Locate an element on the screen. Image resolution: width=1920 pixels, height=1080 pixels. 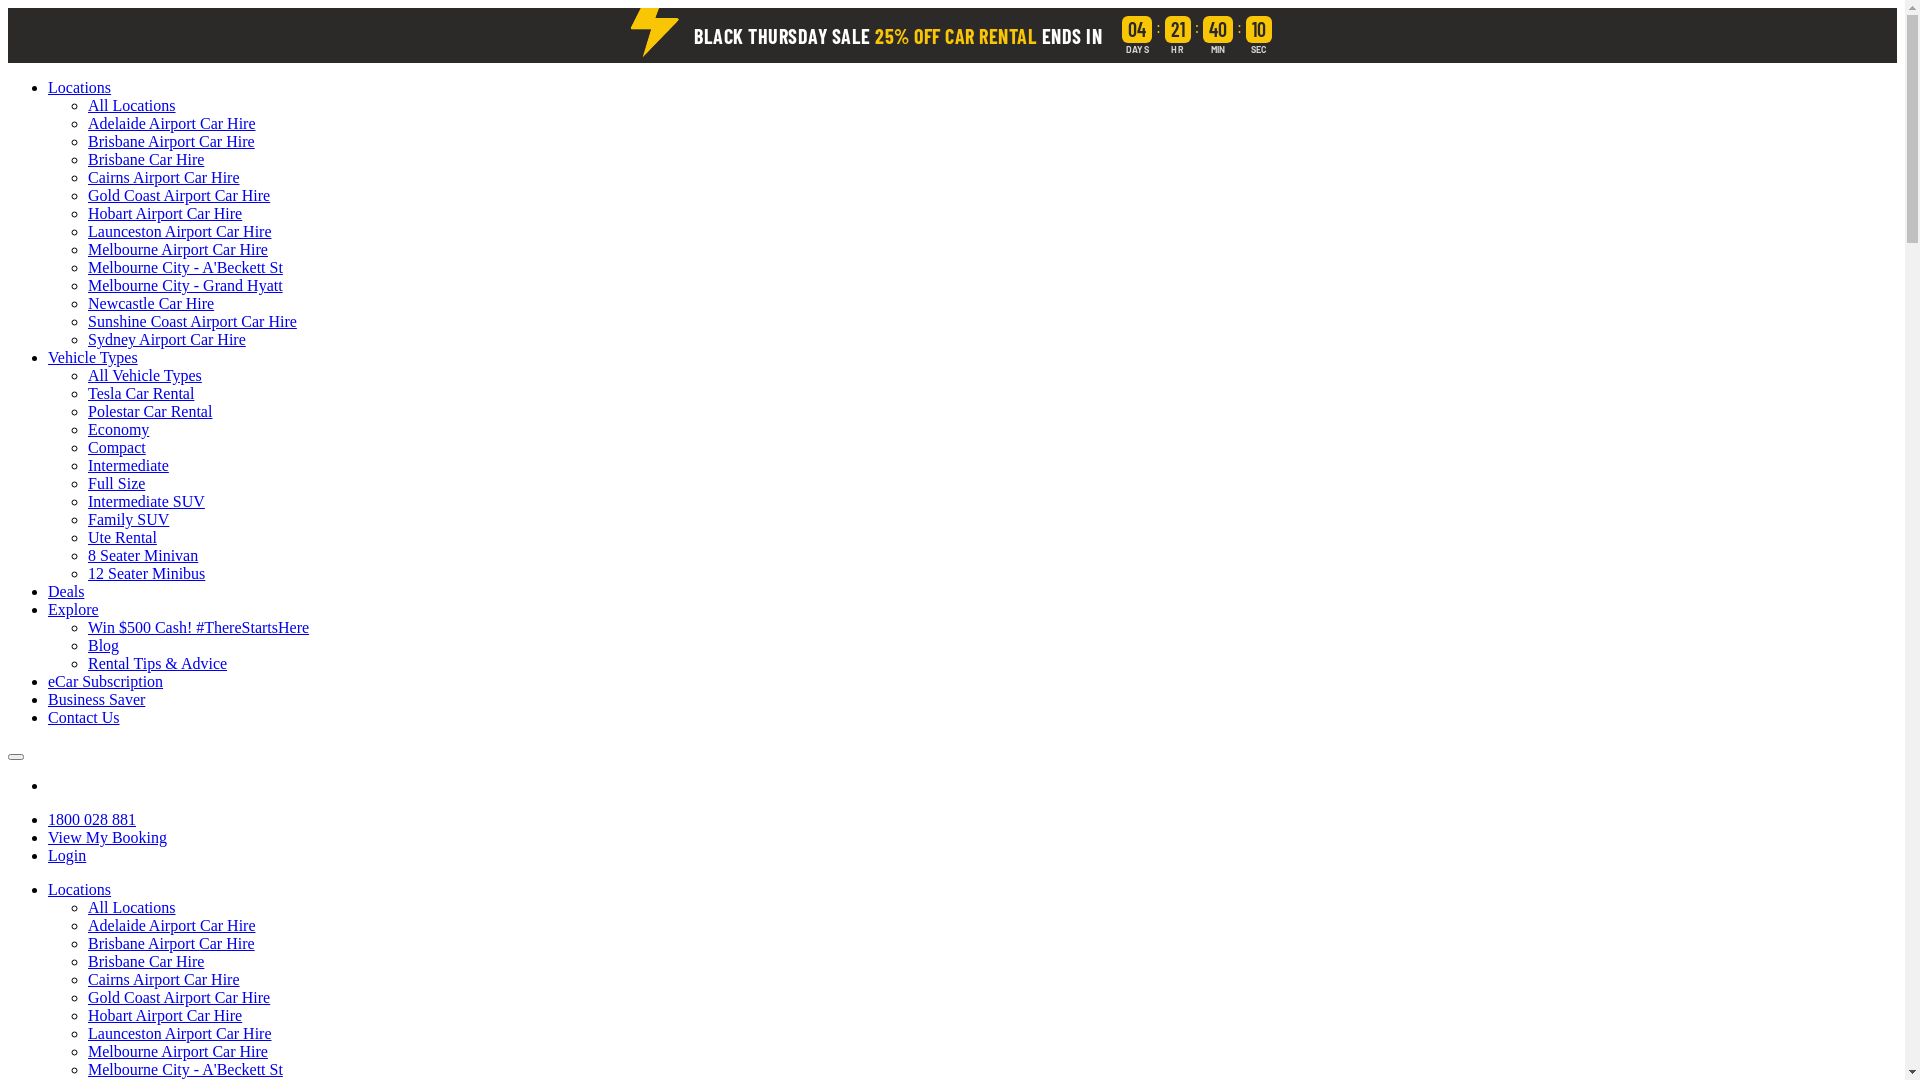
'Brisbane Airport Car Hire' is located at coordinates (86, 140).